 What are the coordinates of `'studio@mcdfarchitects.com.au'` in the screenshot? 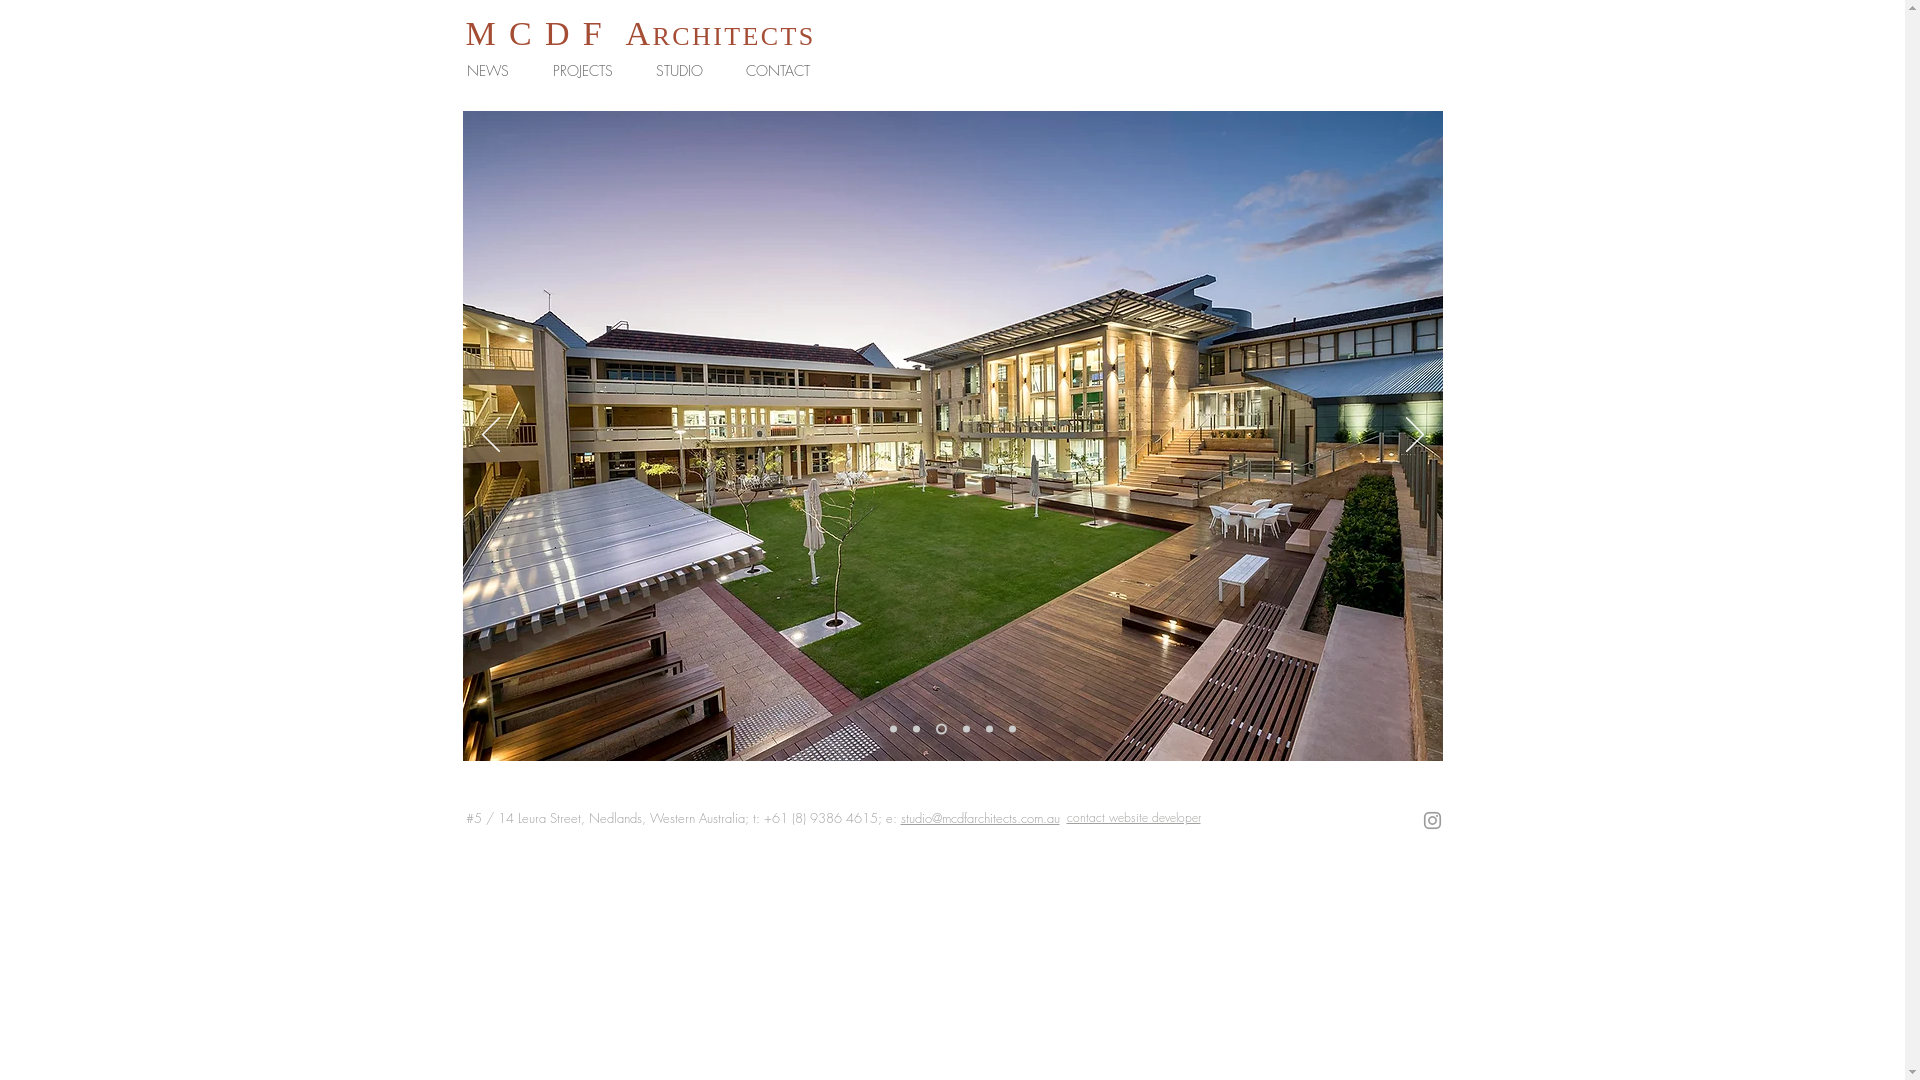 It's located at (899, 817).